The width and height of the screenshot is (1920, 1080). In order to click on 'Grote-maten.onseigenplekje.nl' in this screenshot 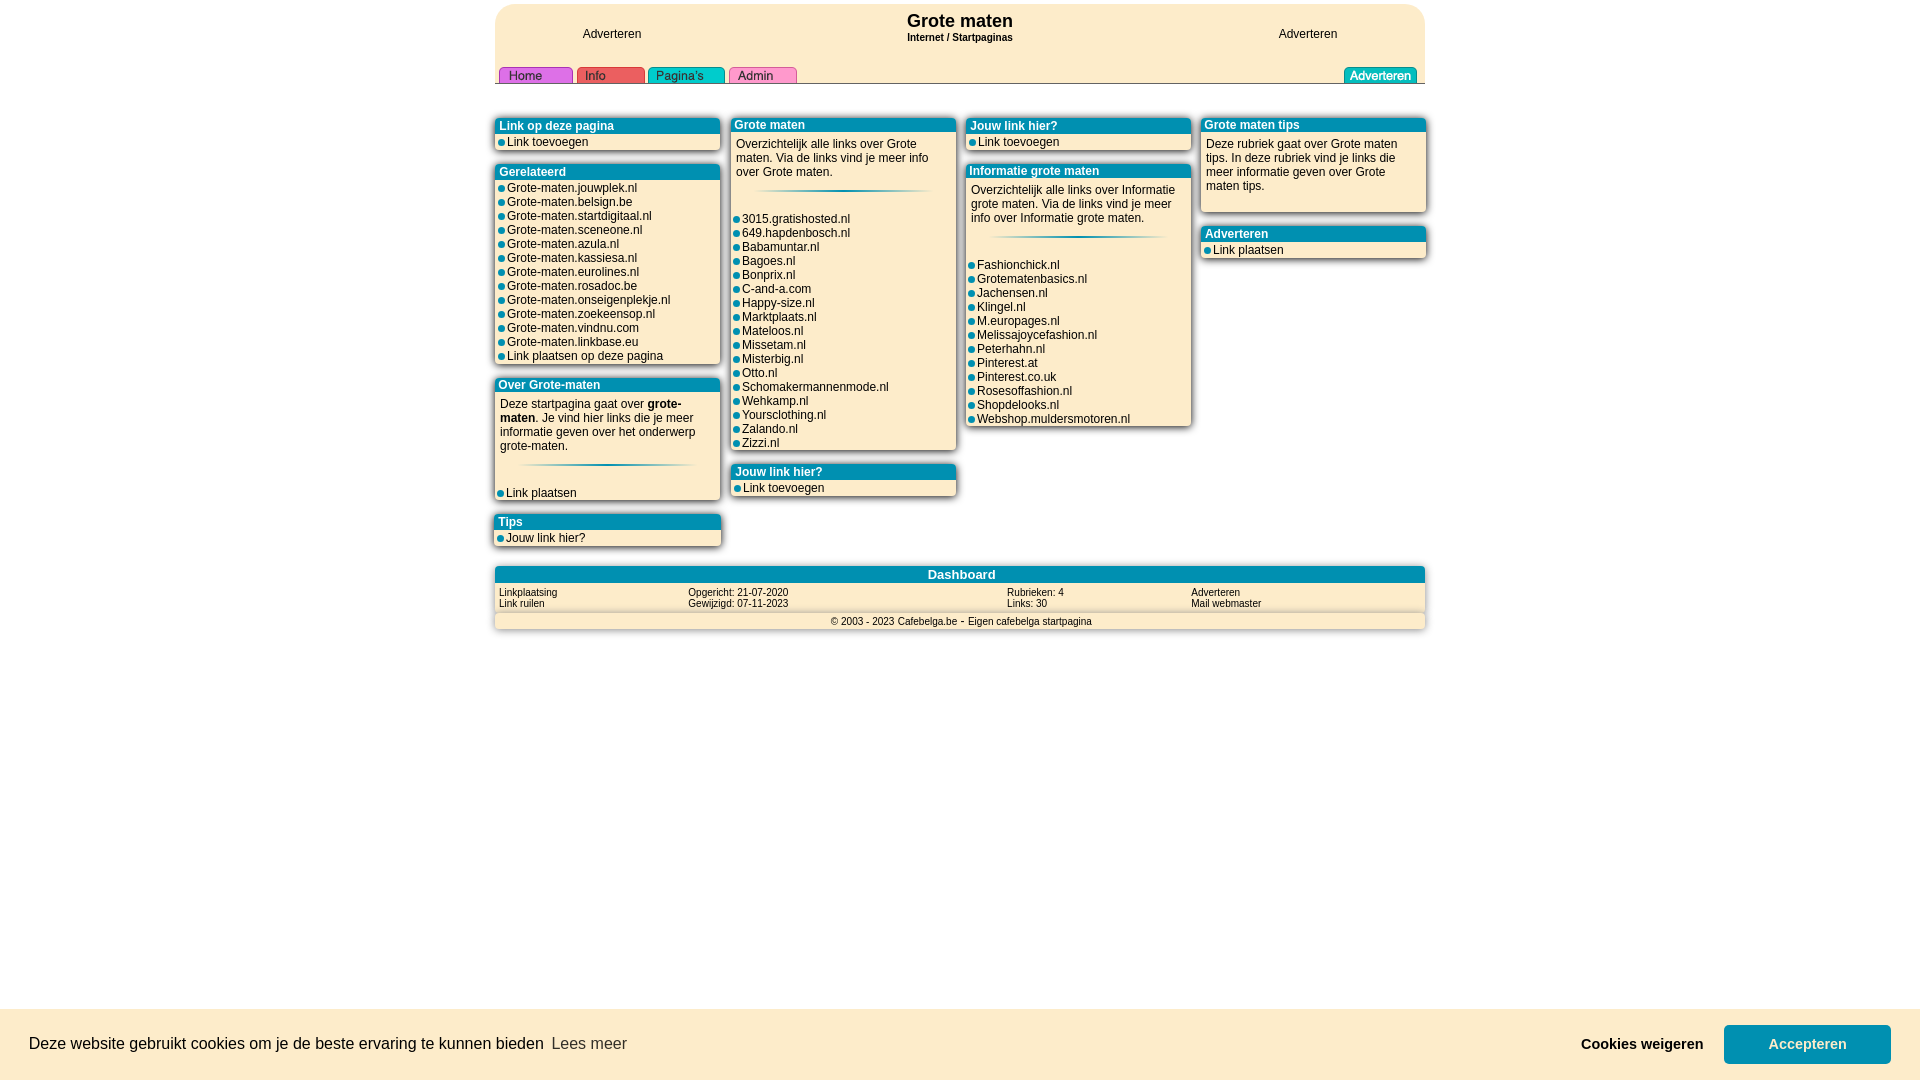, I will do `click(587, 300)`.